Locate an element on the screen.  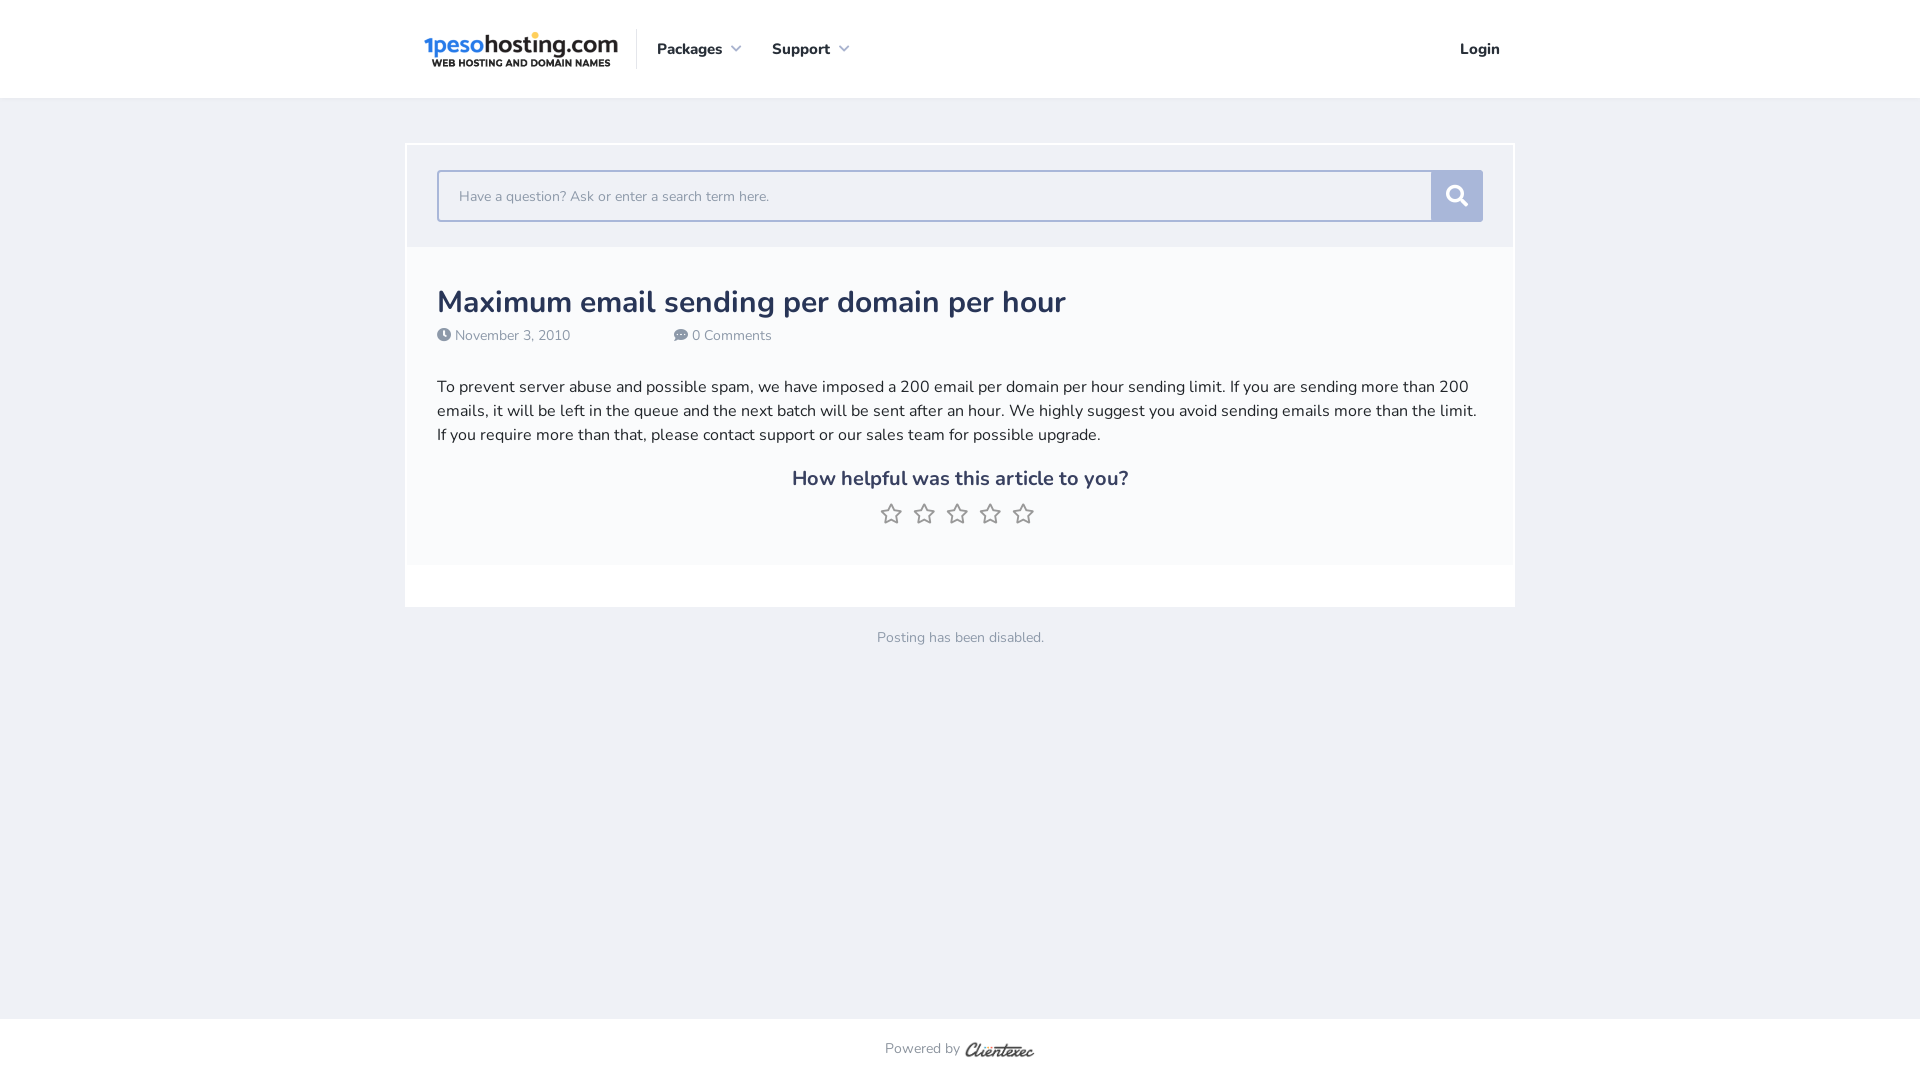
'Support' is located at coordinates (751, 48).